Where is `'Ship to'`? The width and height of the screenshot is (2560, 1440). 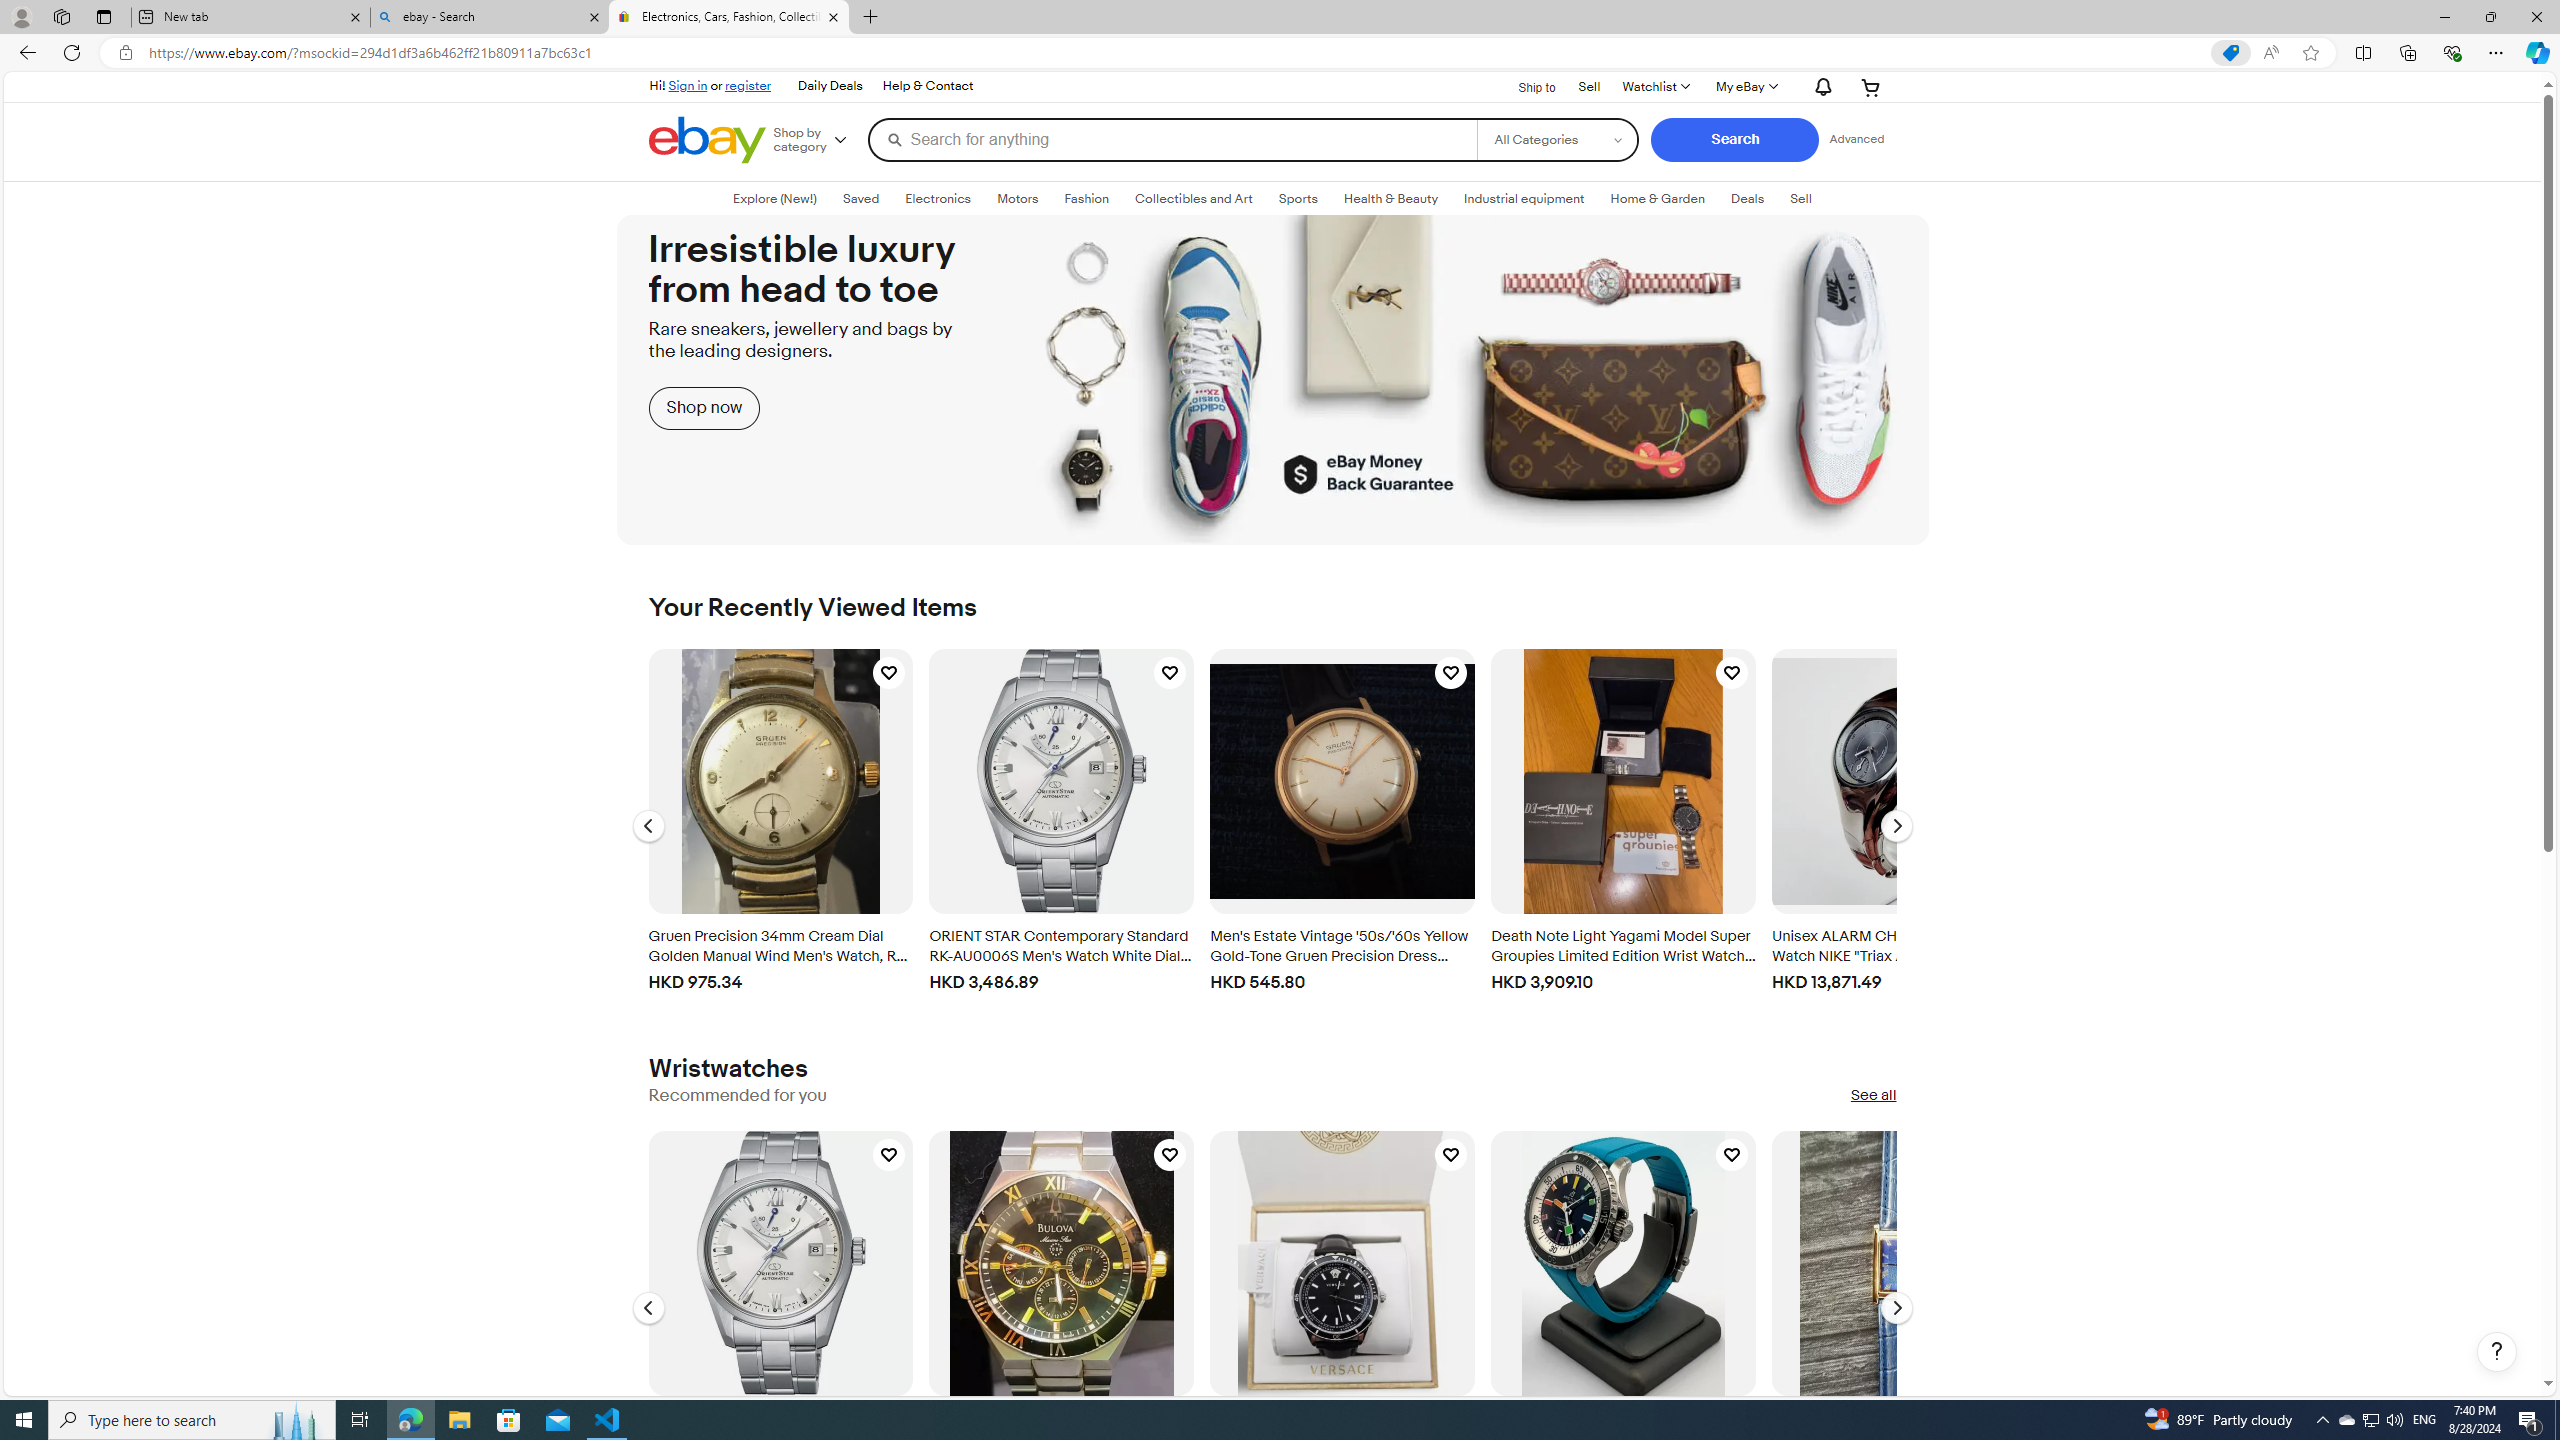
'Ship to' is located at coordinates (1524, 87).